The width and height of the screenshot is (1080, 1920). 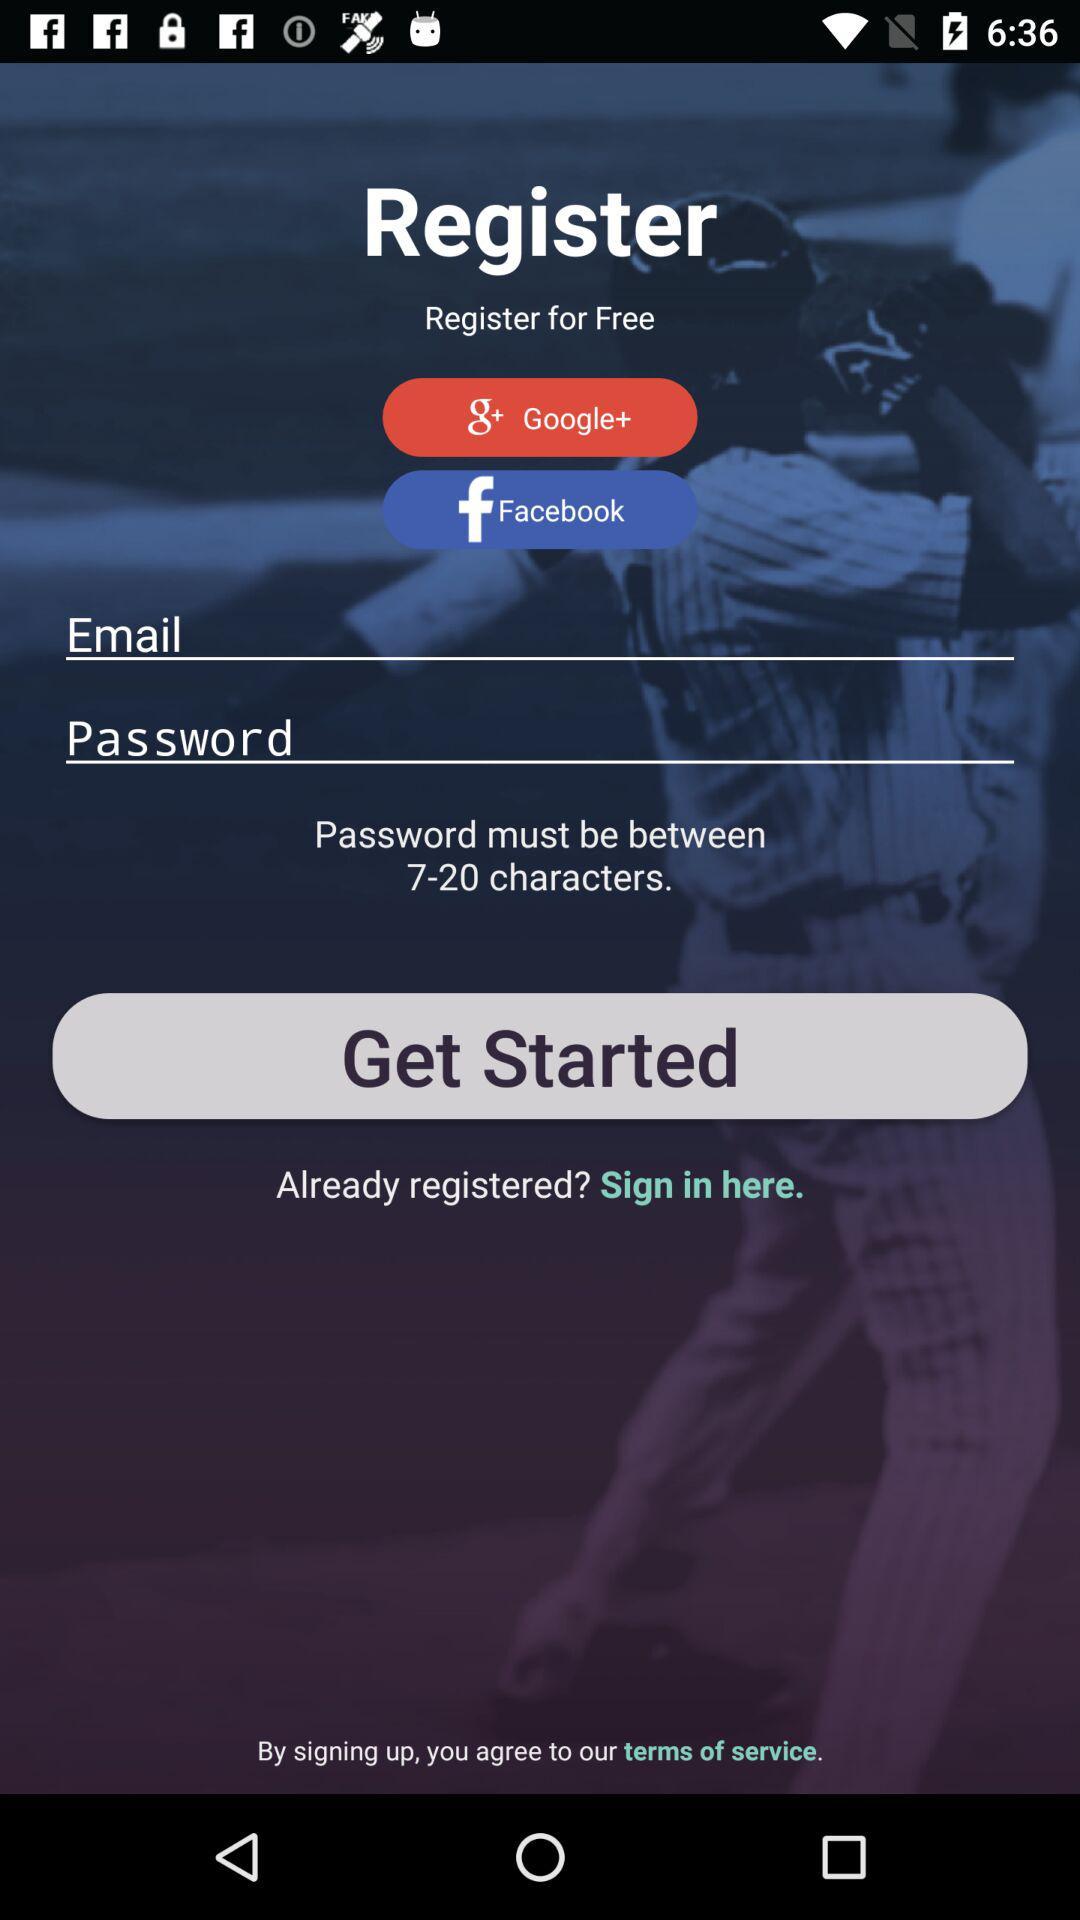 What do you see at coordinates (540, 632) in the screenshot?
I see `email` at bounding box center [540, 632].